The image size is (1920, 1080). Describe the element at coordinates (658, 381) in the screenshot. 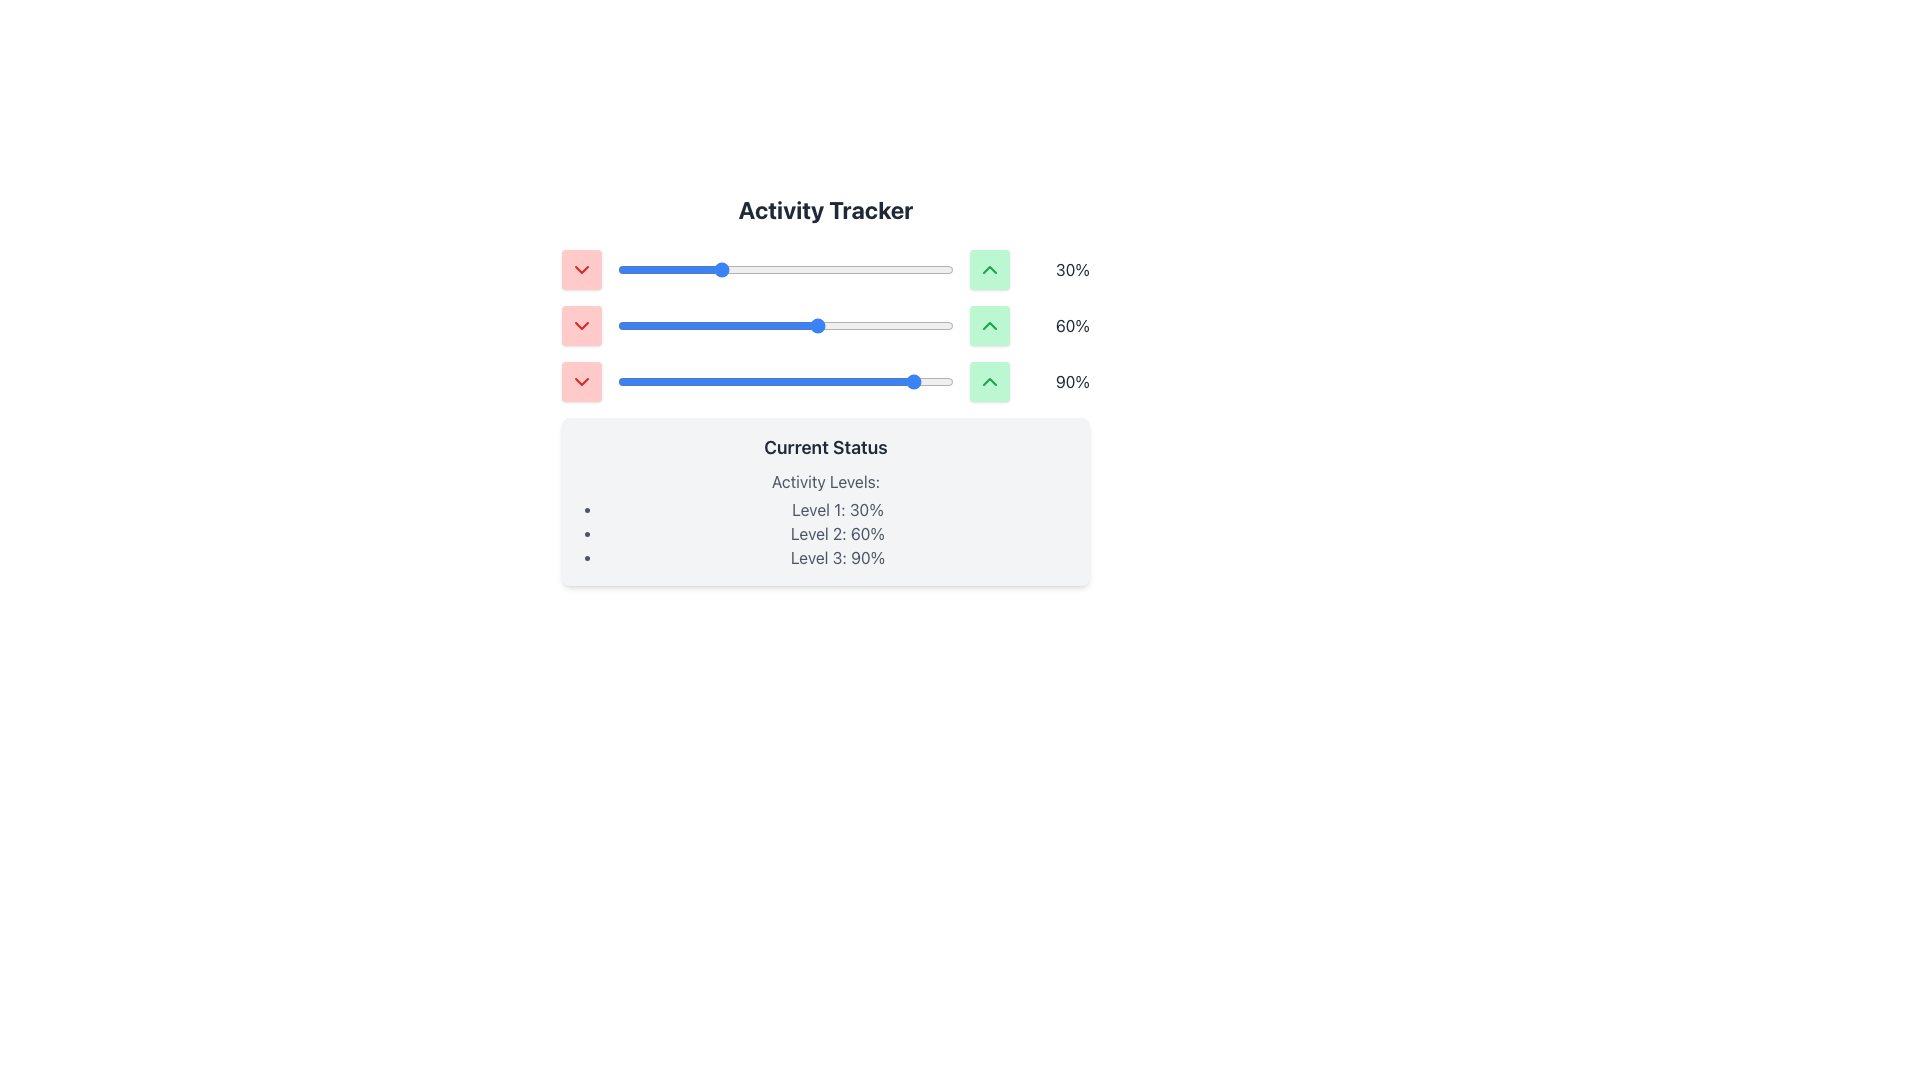

I see `the slider value` at that location.